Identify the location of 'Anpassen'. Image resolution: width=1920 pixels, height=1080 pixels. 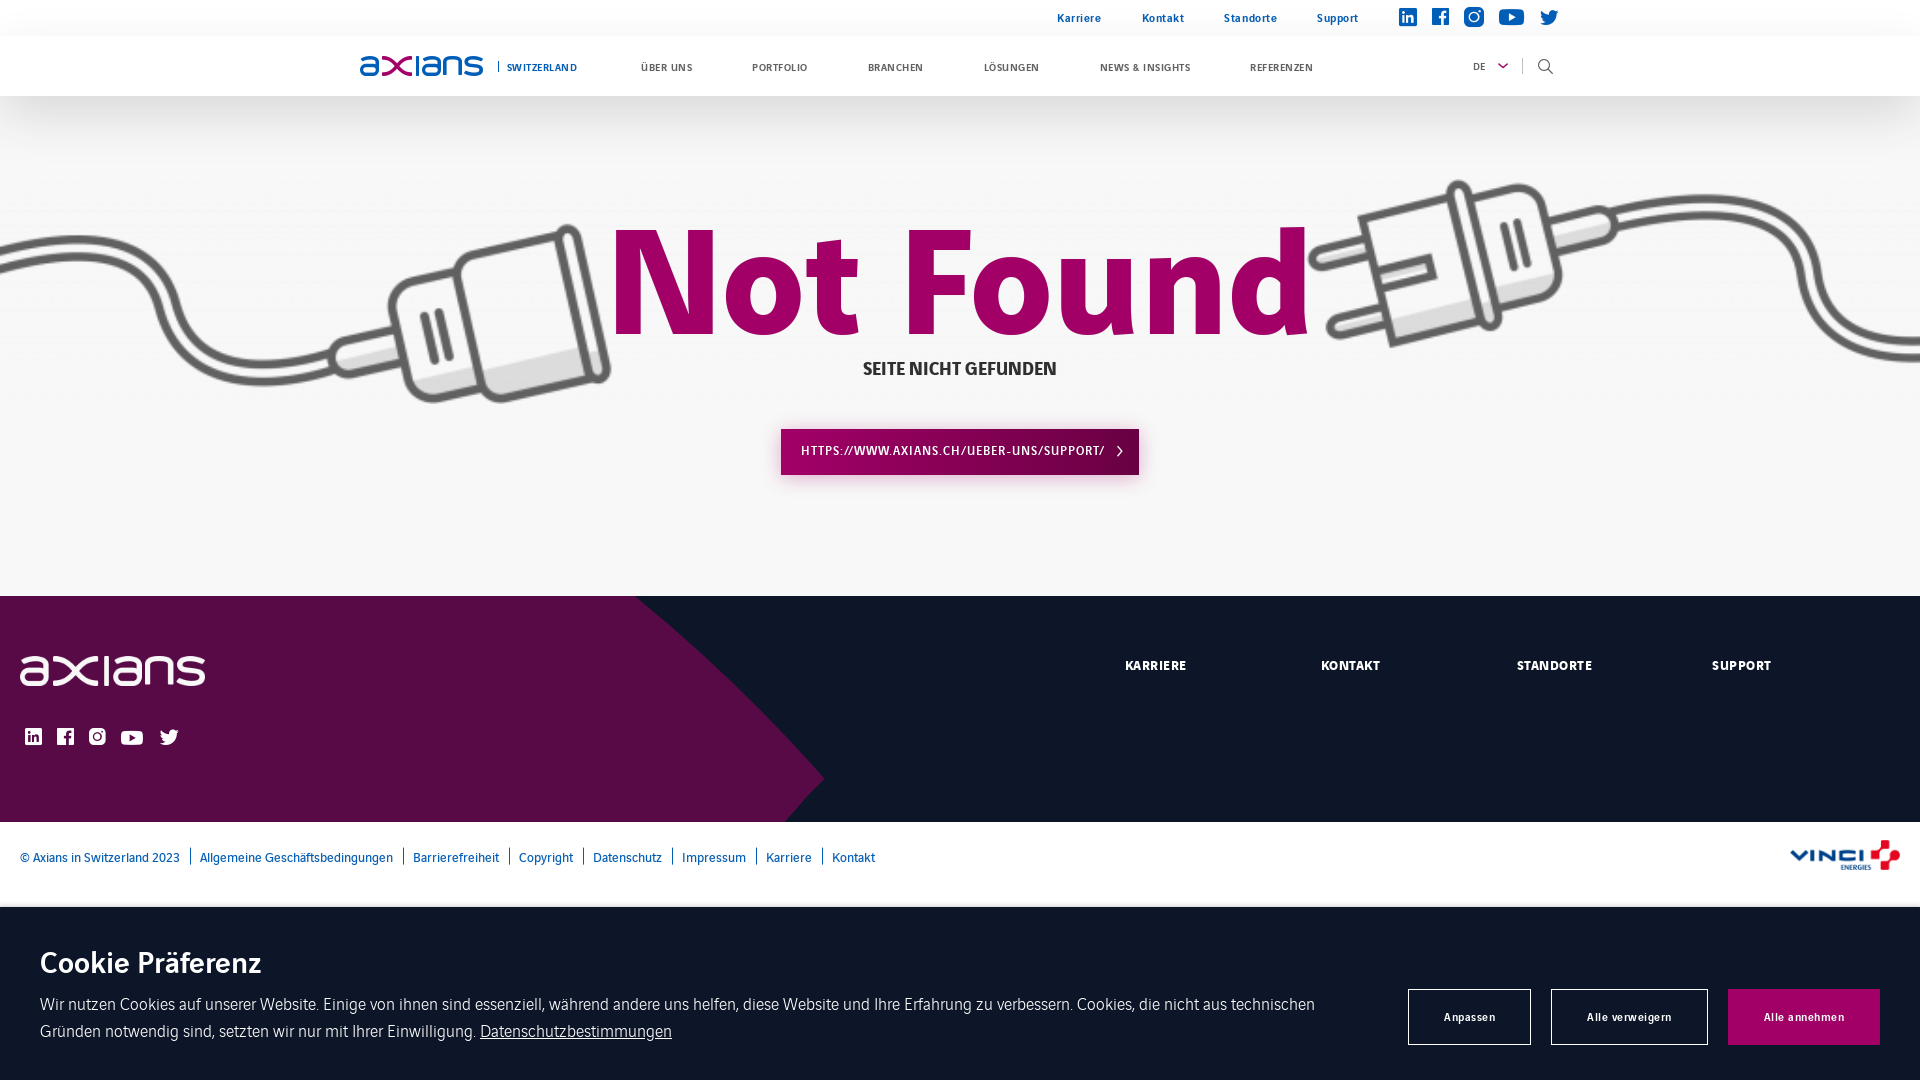
(1469, 1017).